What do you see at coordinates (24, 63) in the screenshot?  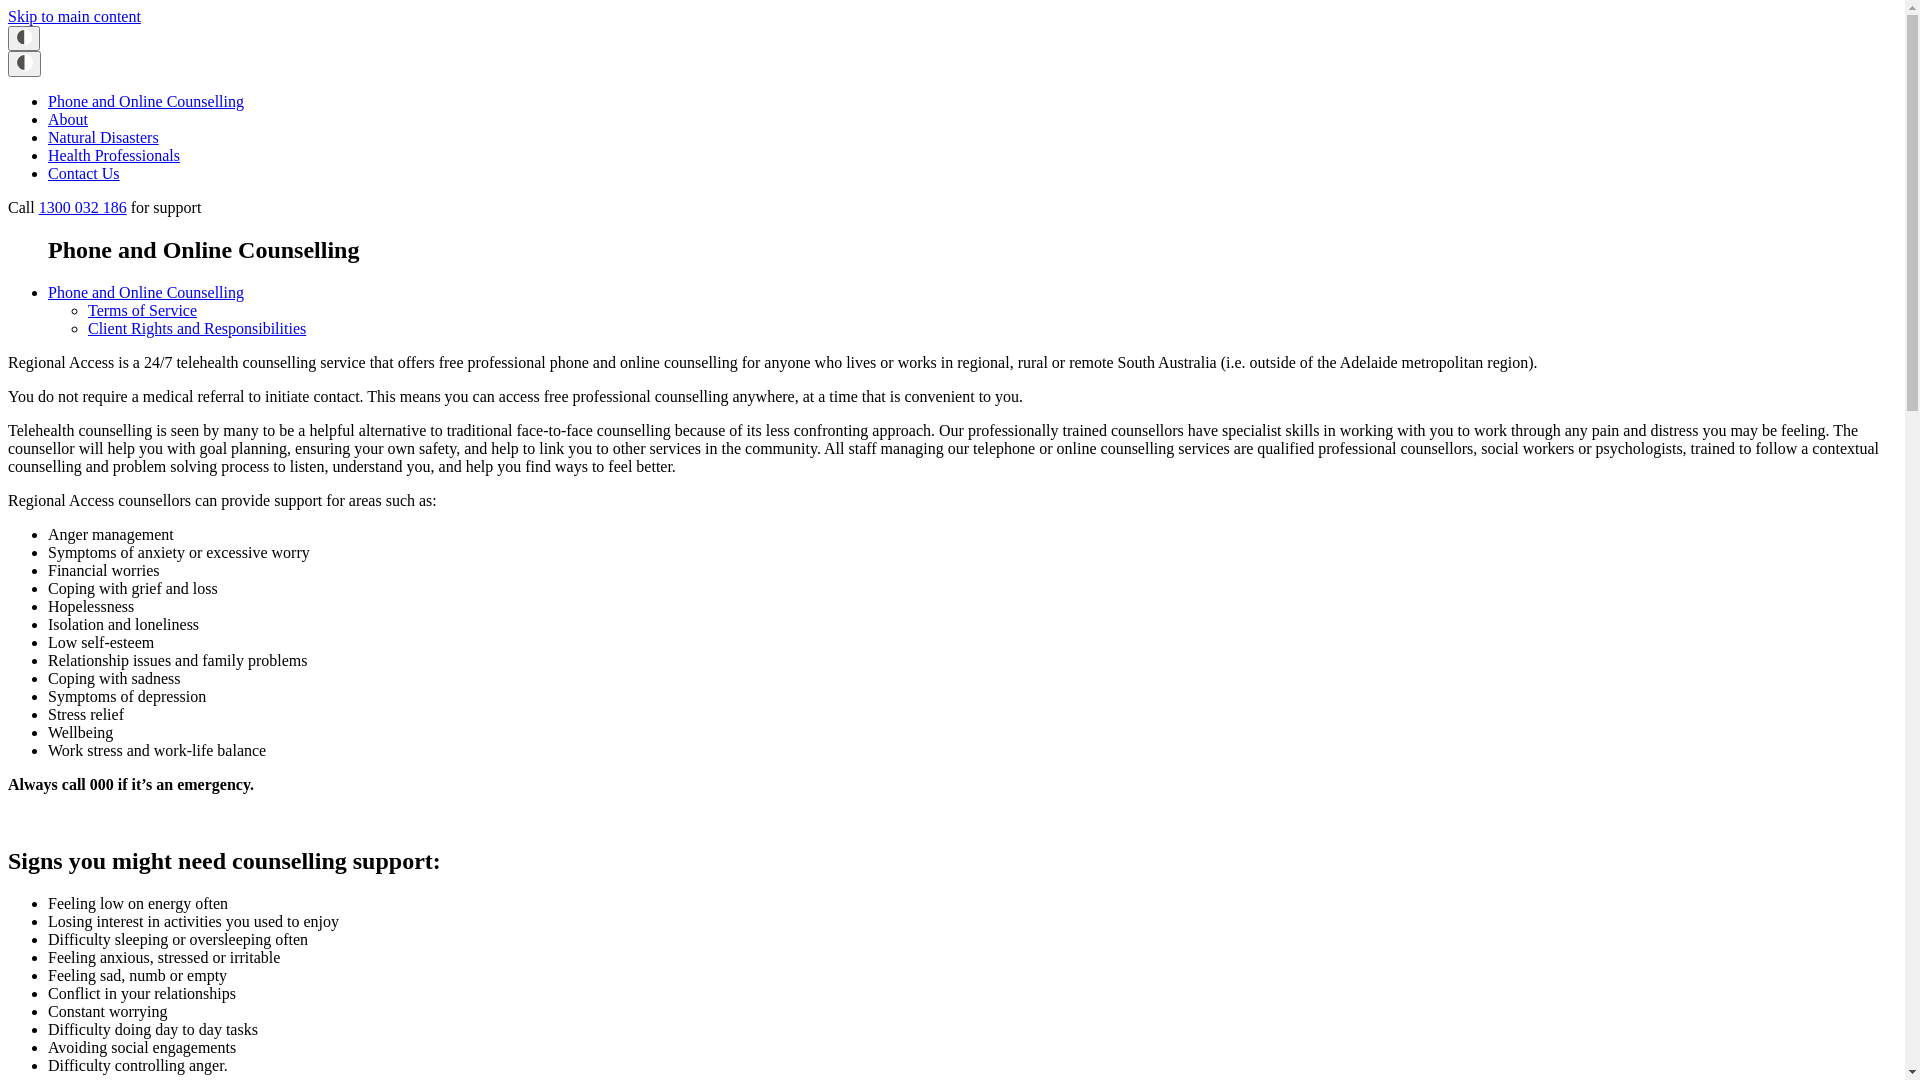 I see `'Toggle High Contrast icon'` at bounding box center [24, 63].